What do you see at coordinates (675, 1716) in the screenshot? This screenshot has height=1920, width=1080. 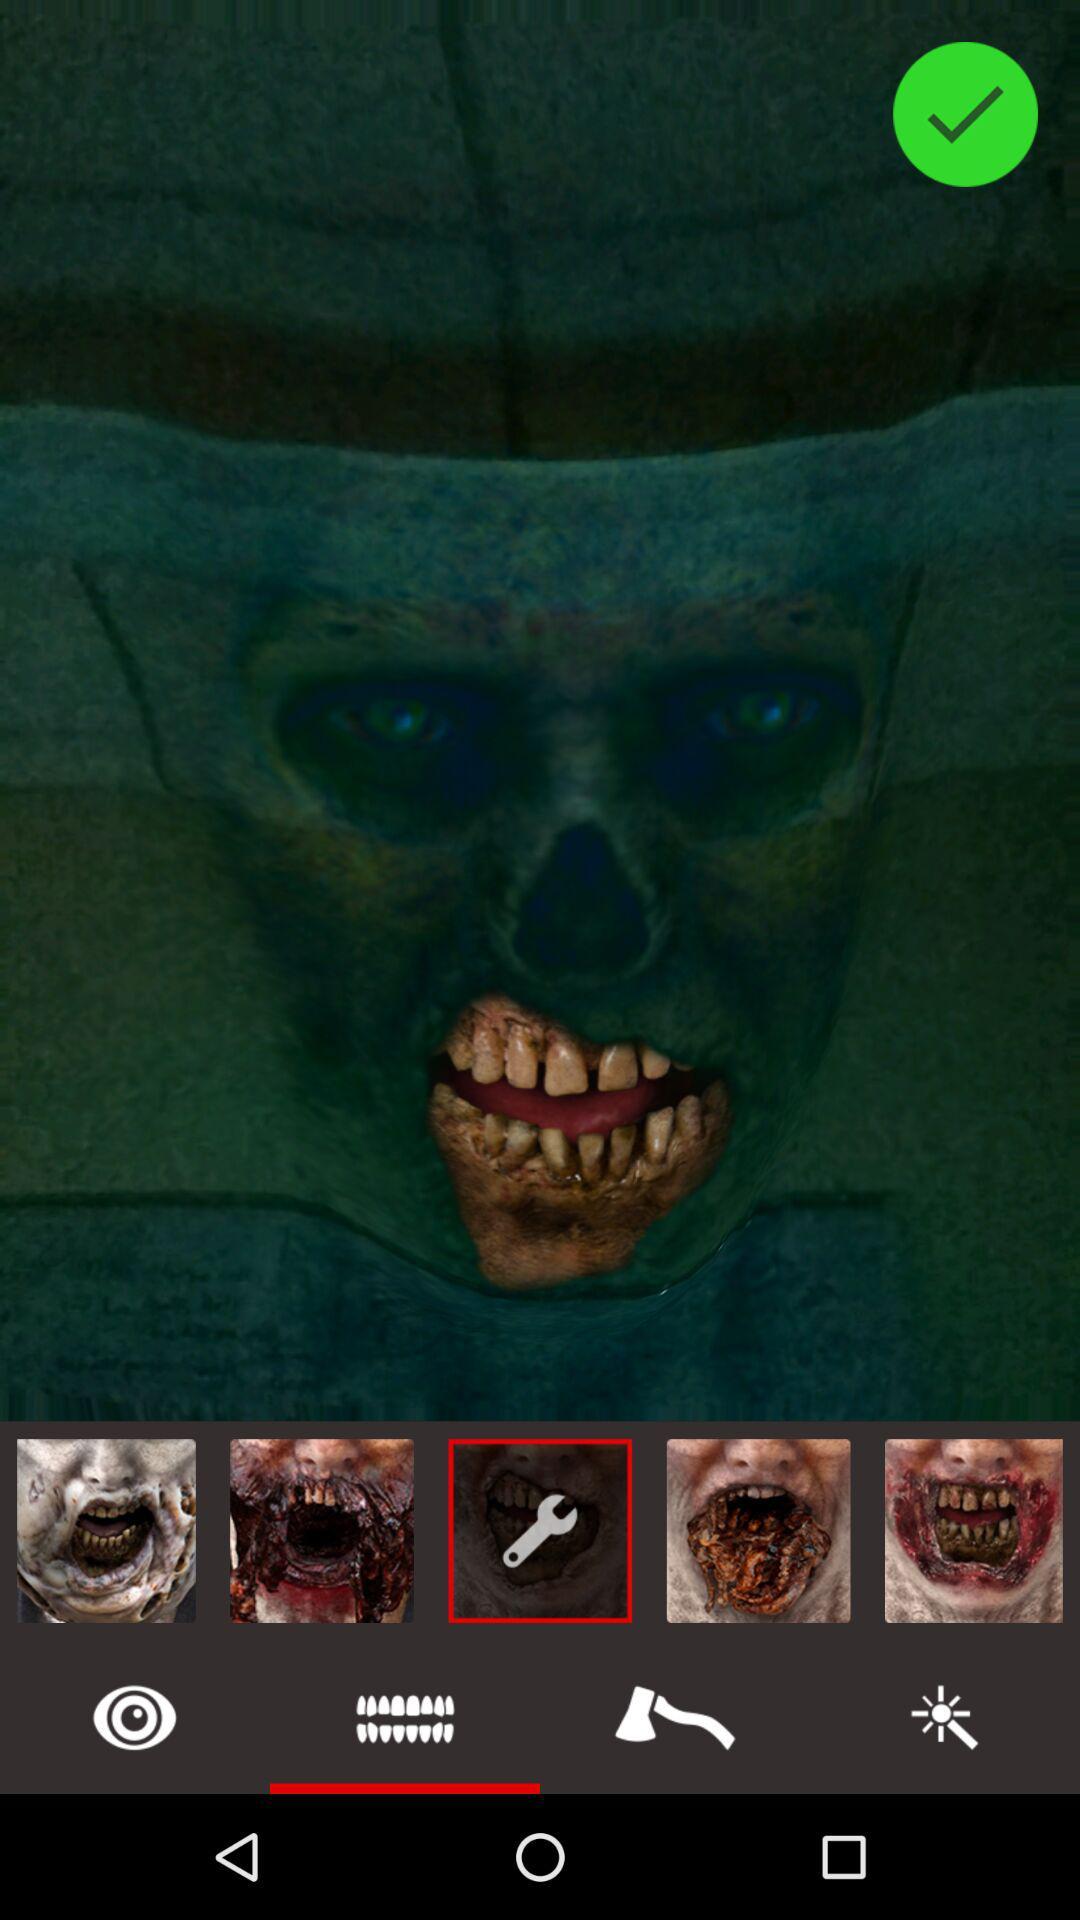 I see `weapon` at bounding box center [675, 1716].